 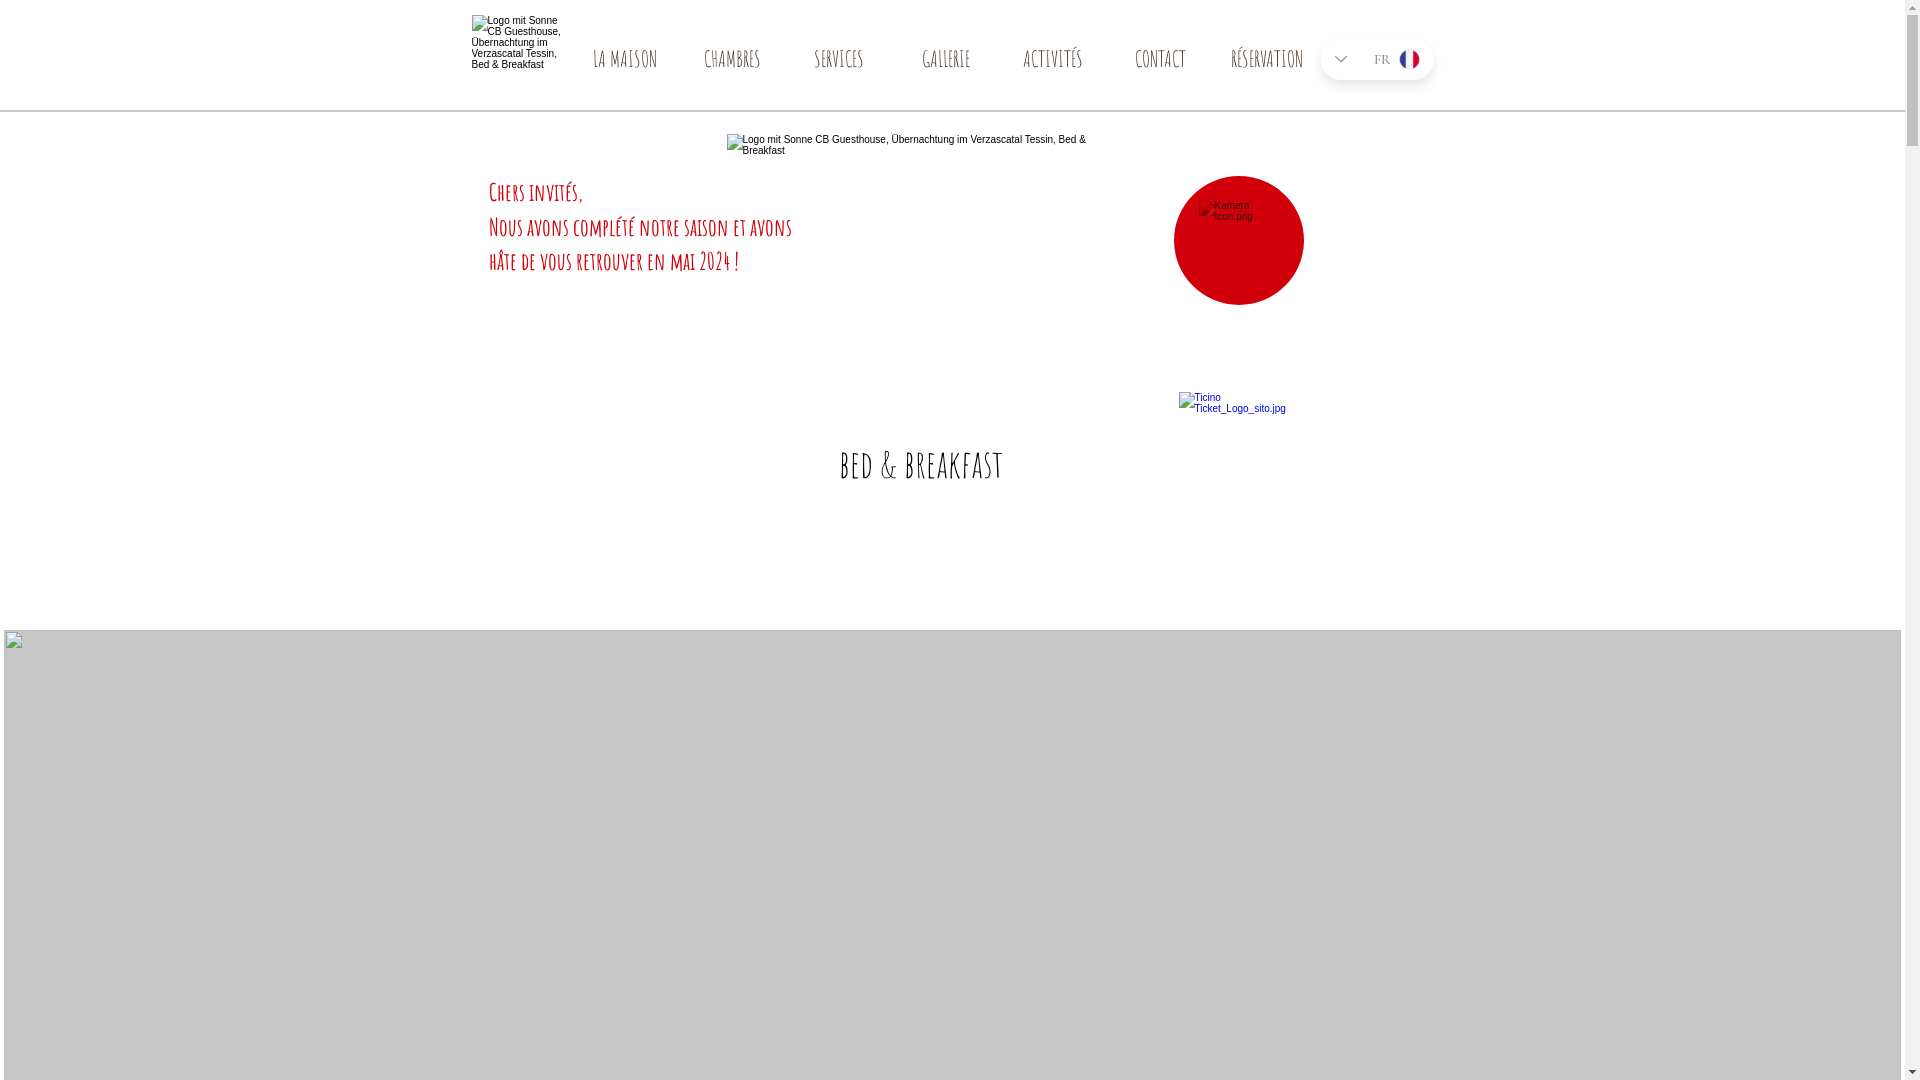 I want to click on 'CHAMBRES', so click(x=730, y=64).